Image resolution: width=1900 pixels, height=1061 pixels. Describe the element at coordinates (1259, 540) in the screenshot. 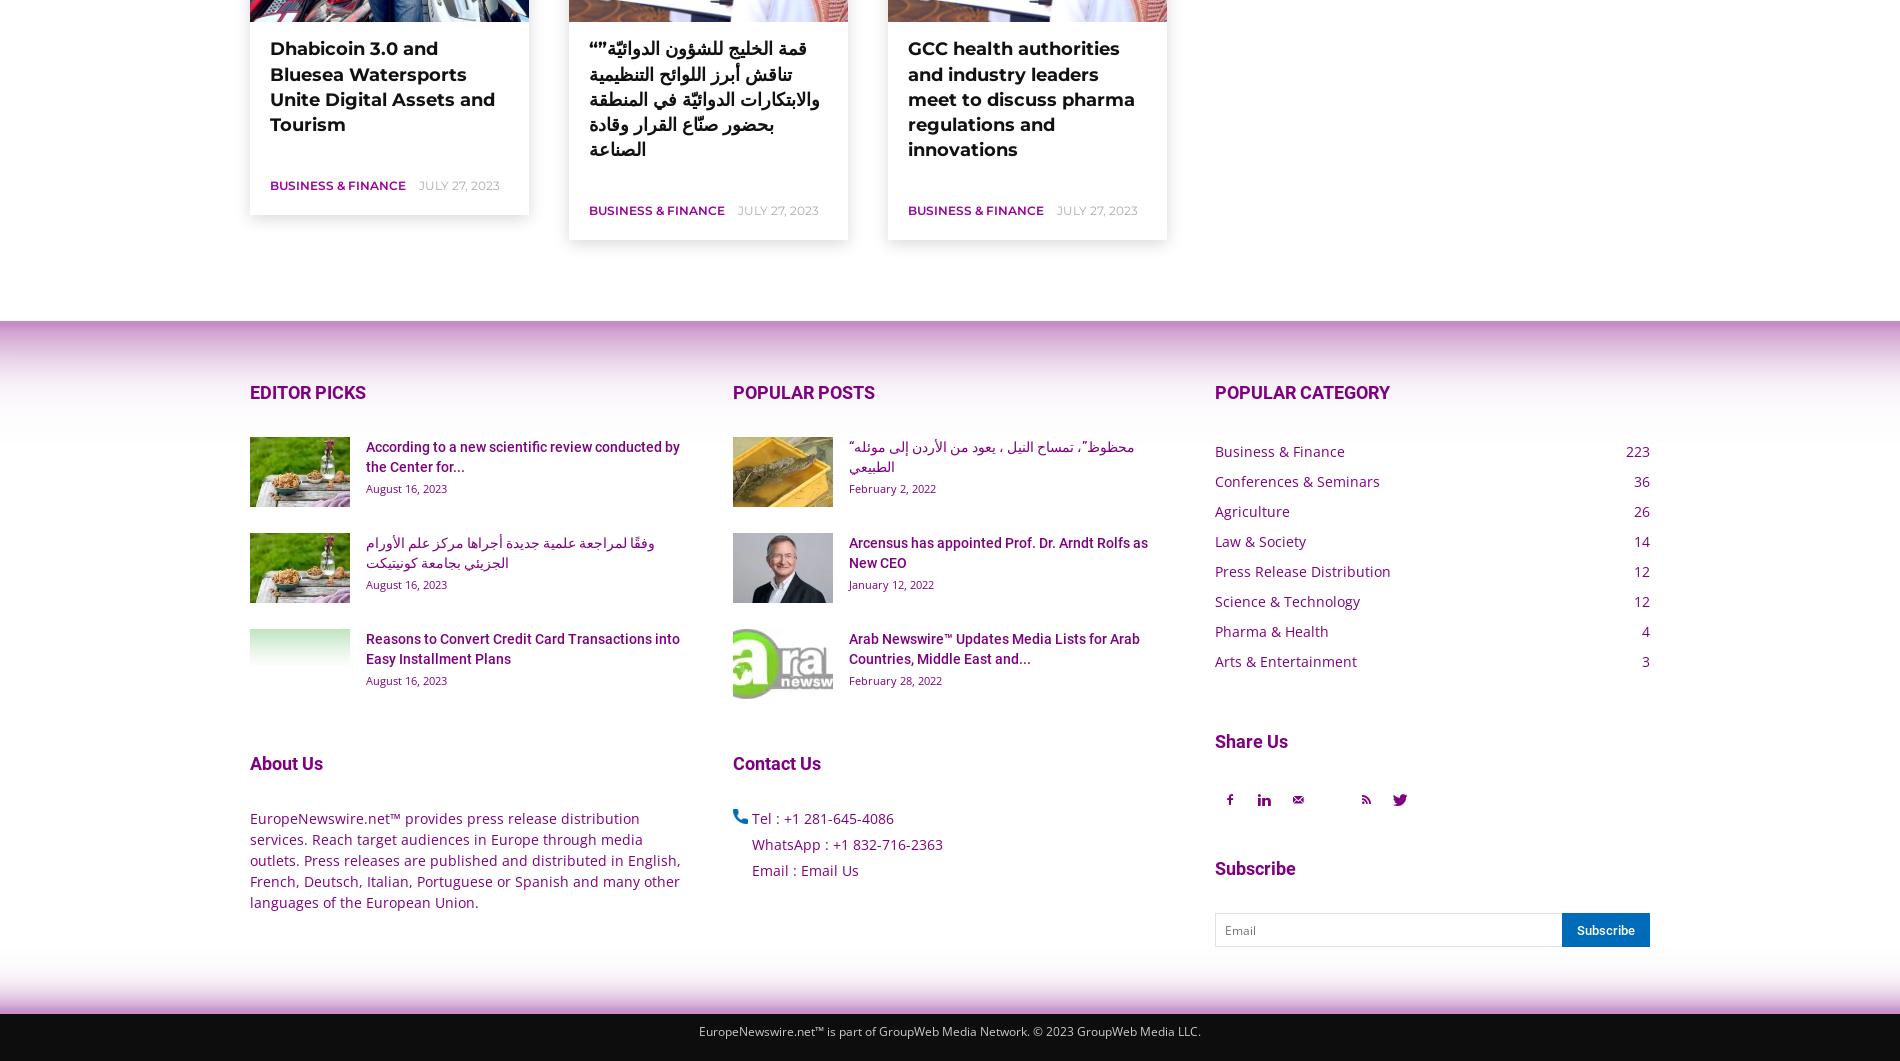

I see `'Law & Society'` at that location.